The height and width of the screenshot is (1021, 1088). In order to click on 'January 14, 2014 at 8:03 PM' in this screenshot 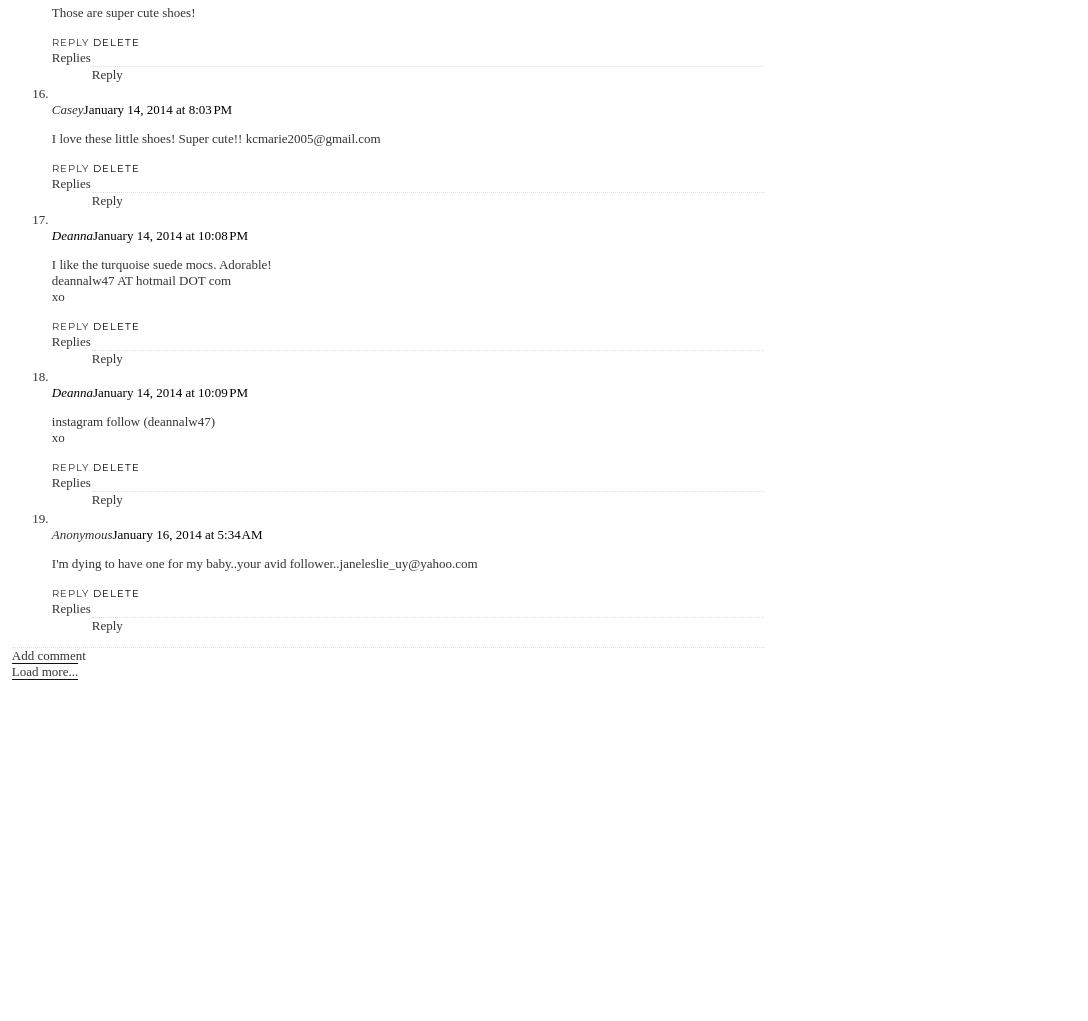, I will do `click(156, 108)`.